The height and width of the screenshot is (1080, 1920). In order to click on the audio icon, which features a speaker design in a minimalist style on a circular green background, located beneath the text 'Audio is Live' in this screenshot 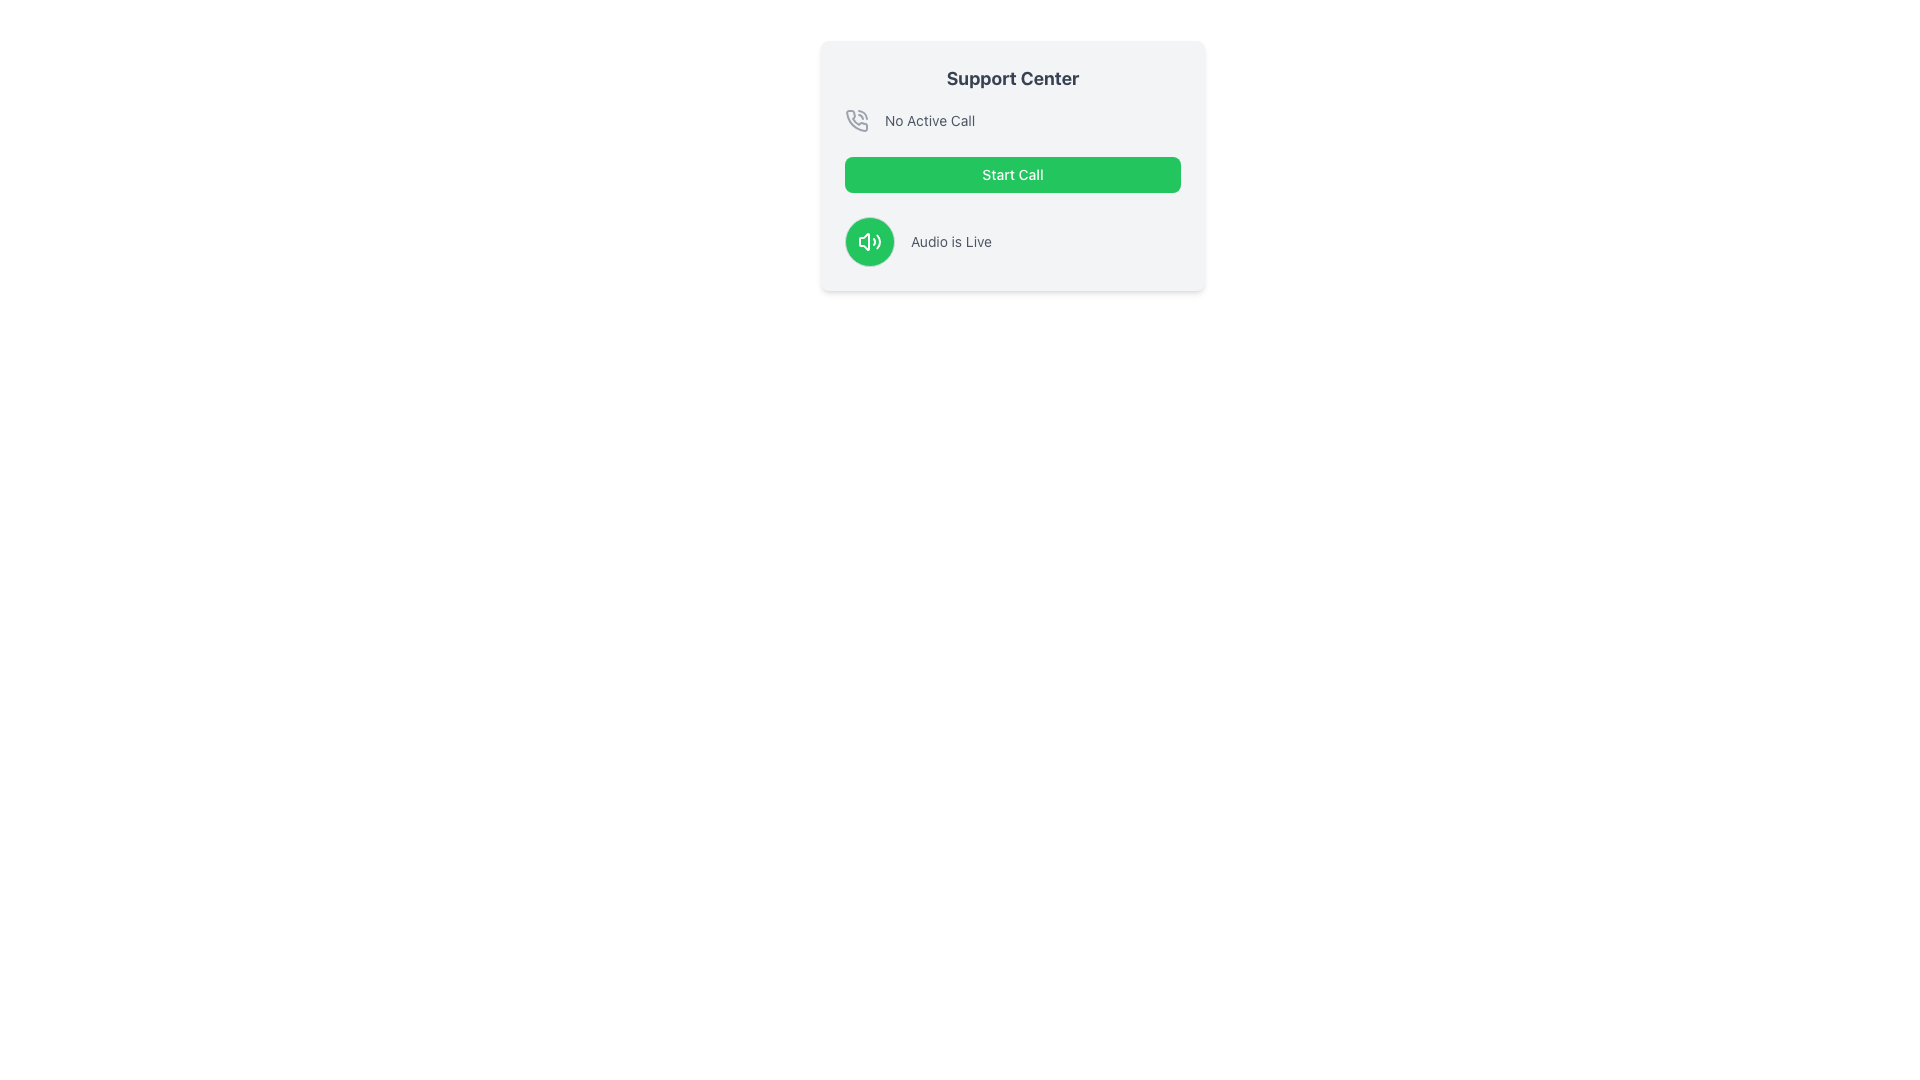, I will do `click(869, 241)`.